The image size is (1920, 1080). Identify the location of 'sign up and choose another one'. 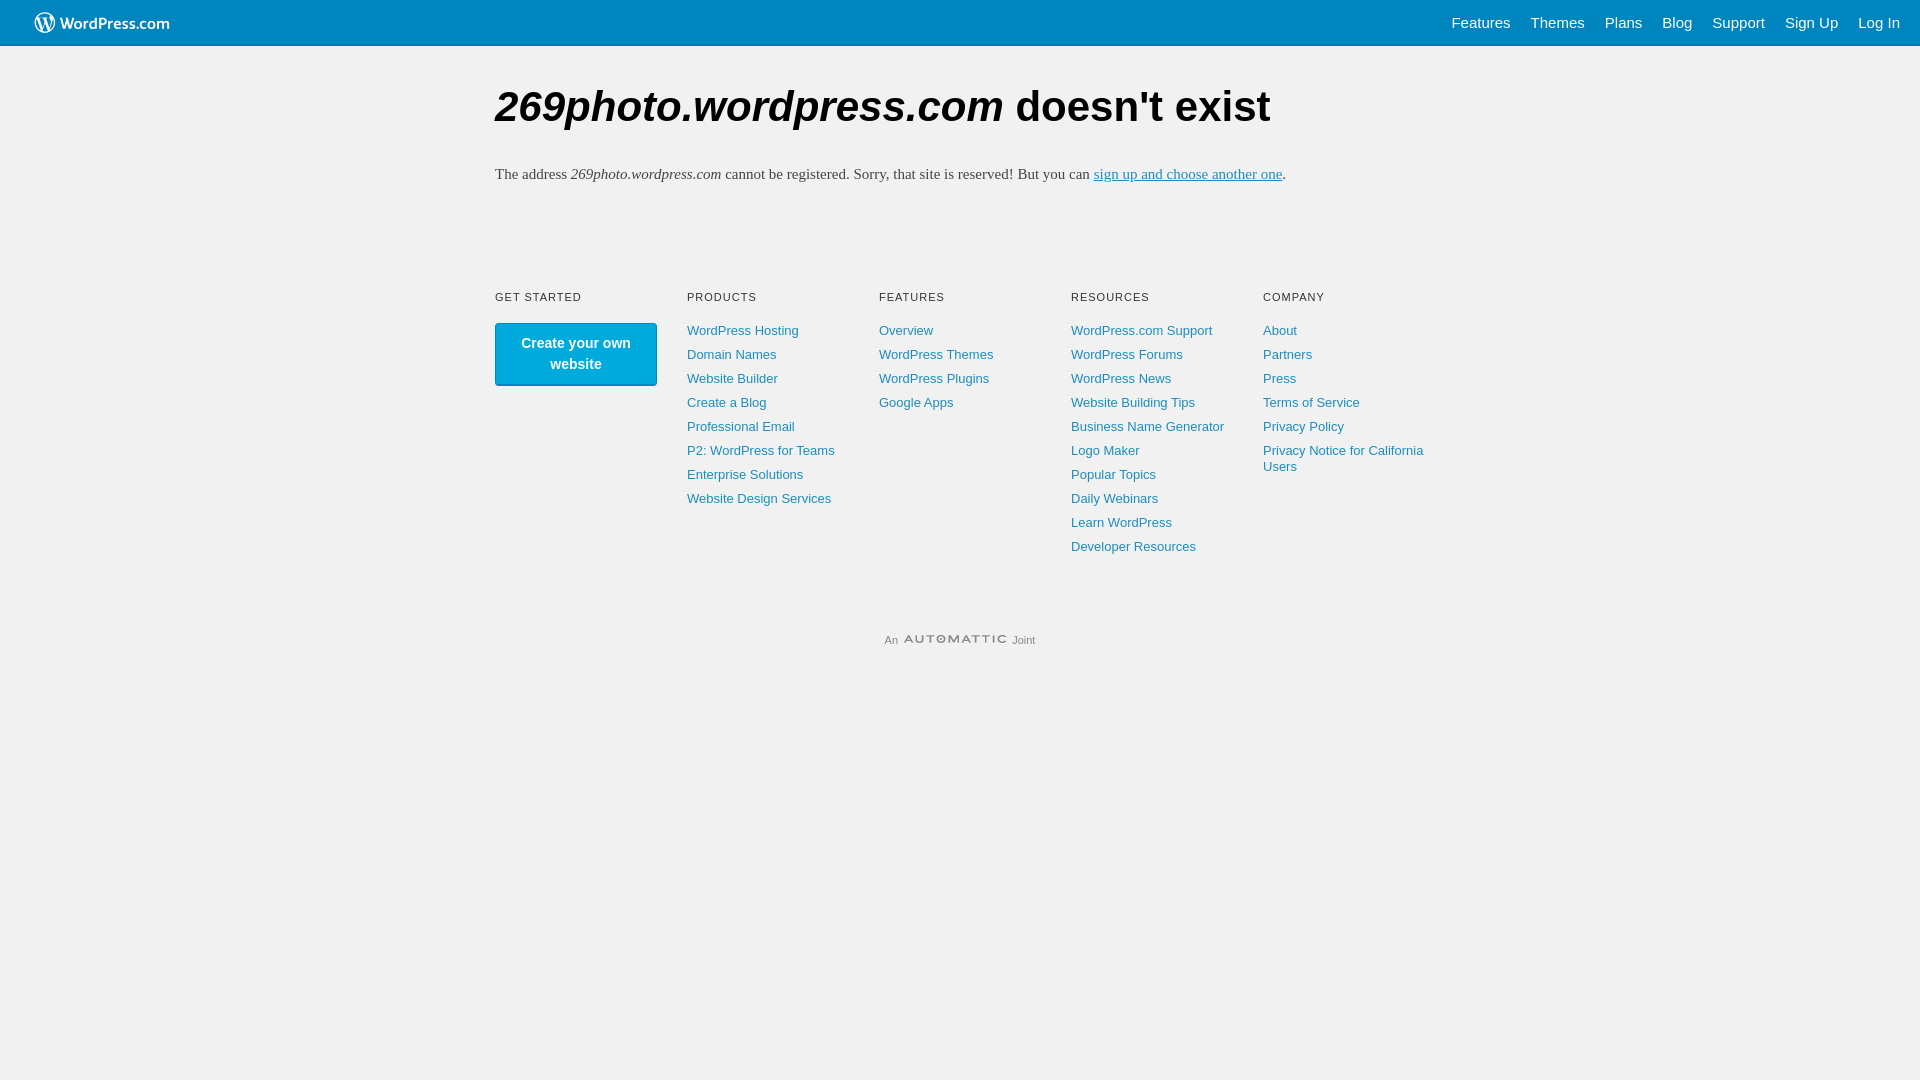
(1093, 172).